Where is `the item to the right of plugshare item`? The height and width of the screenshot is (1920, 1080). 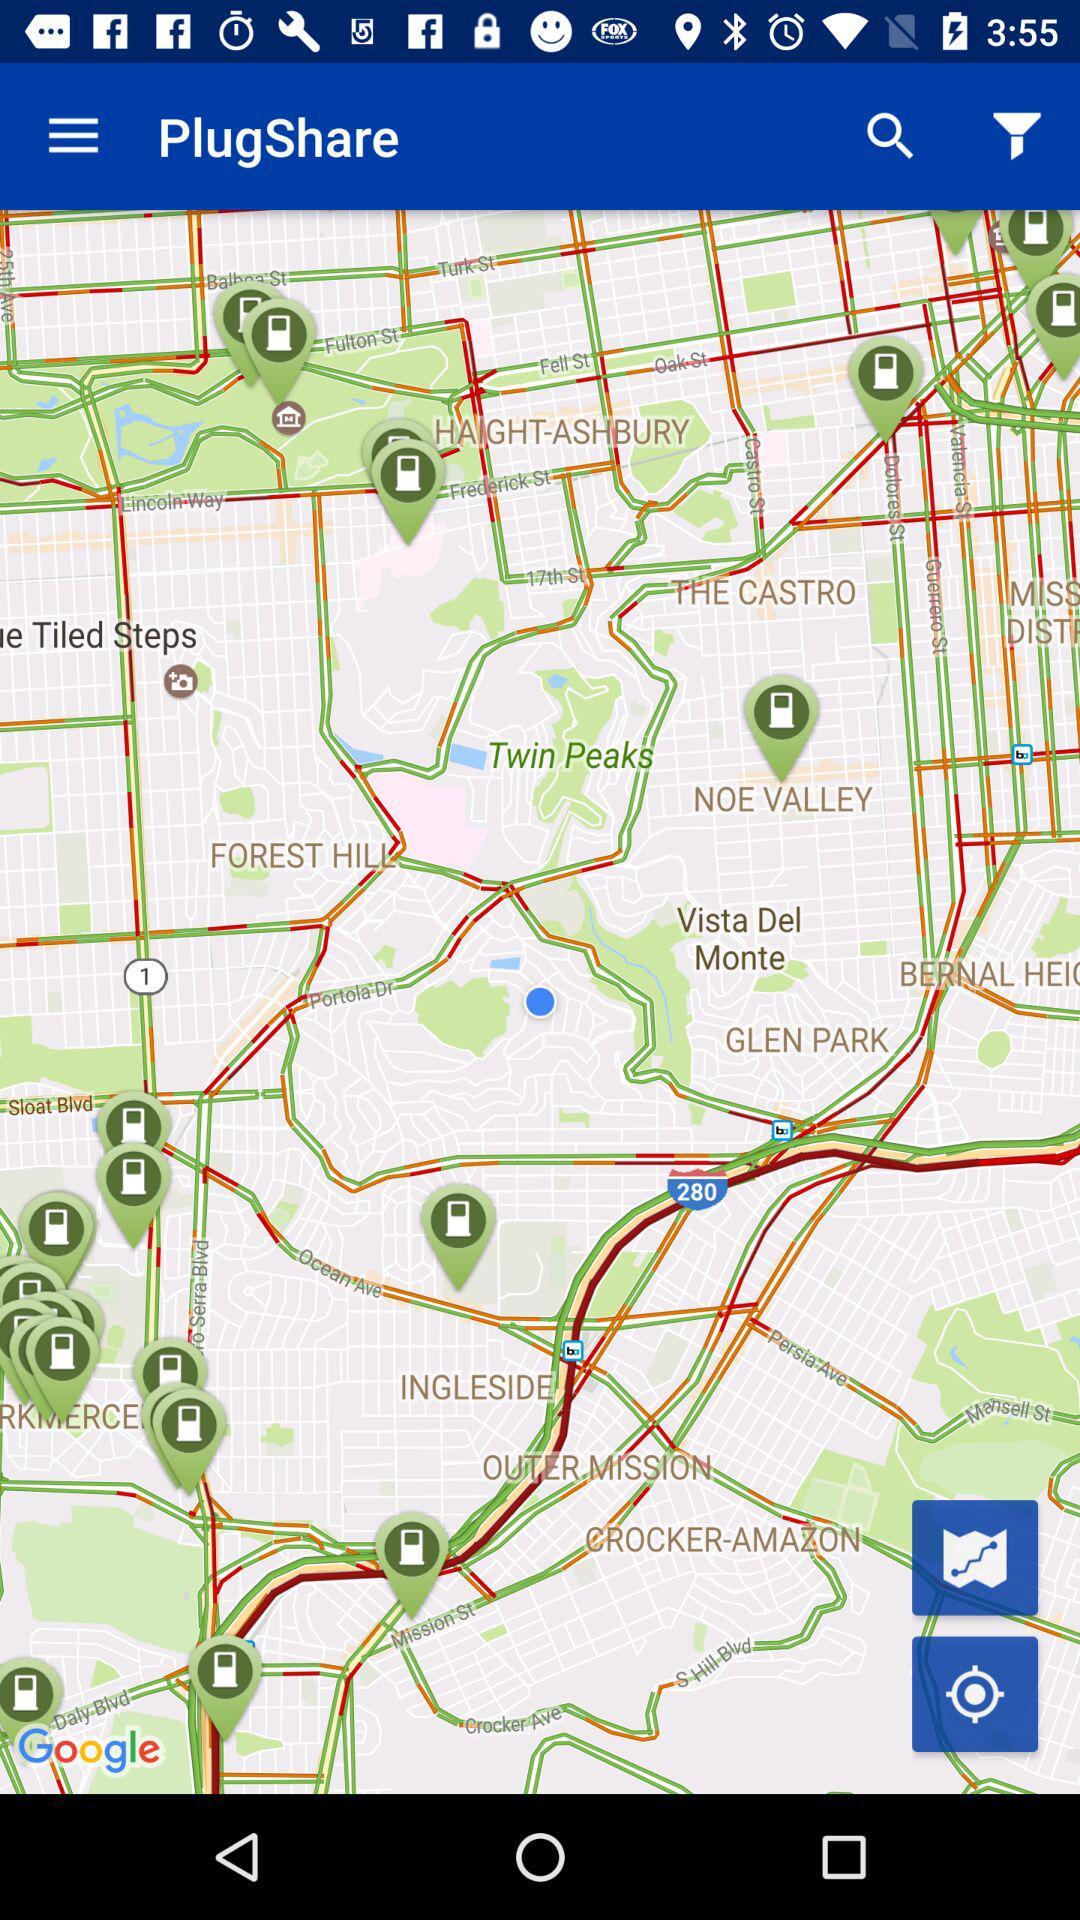
the item to the right of plugshare item is located at coordinates (890, 135).